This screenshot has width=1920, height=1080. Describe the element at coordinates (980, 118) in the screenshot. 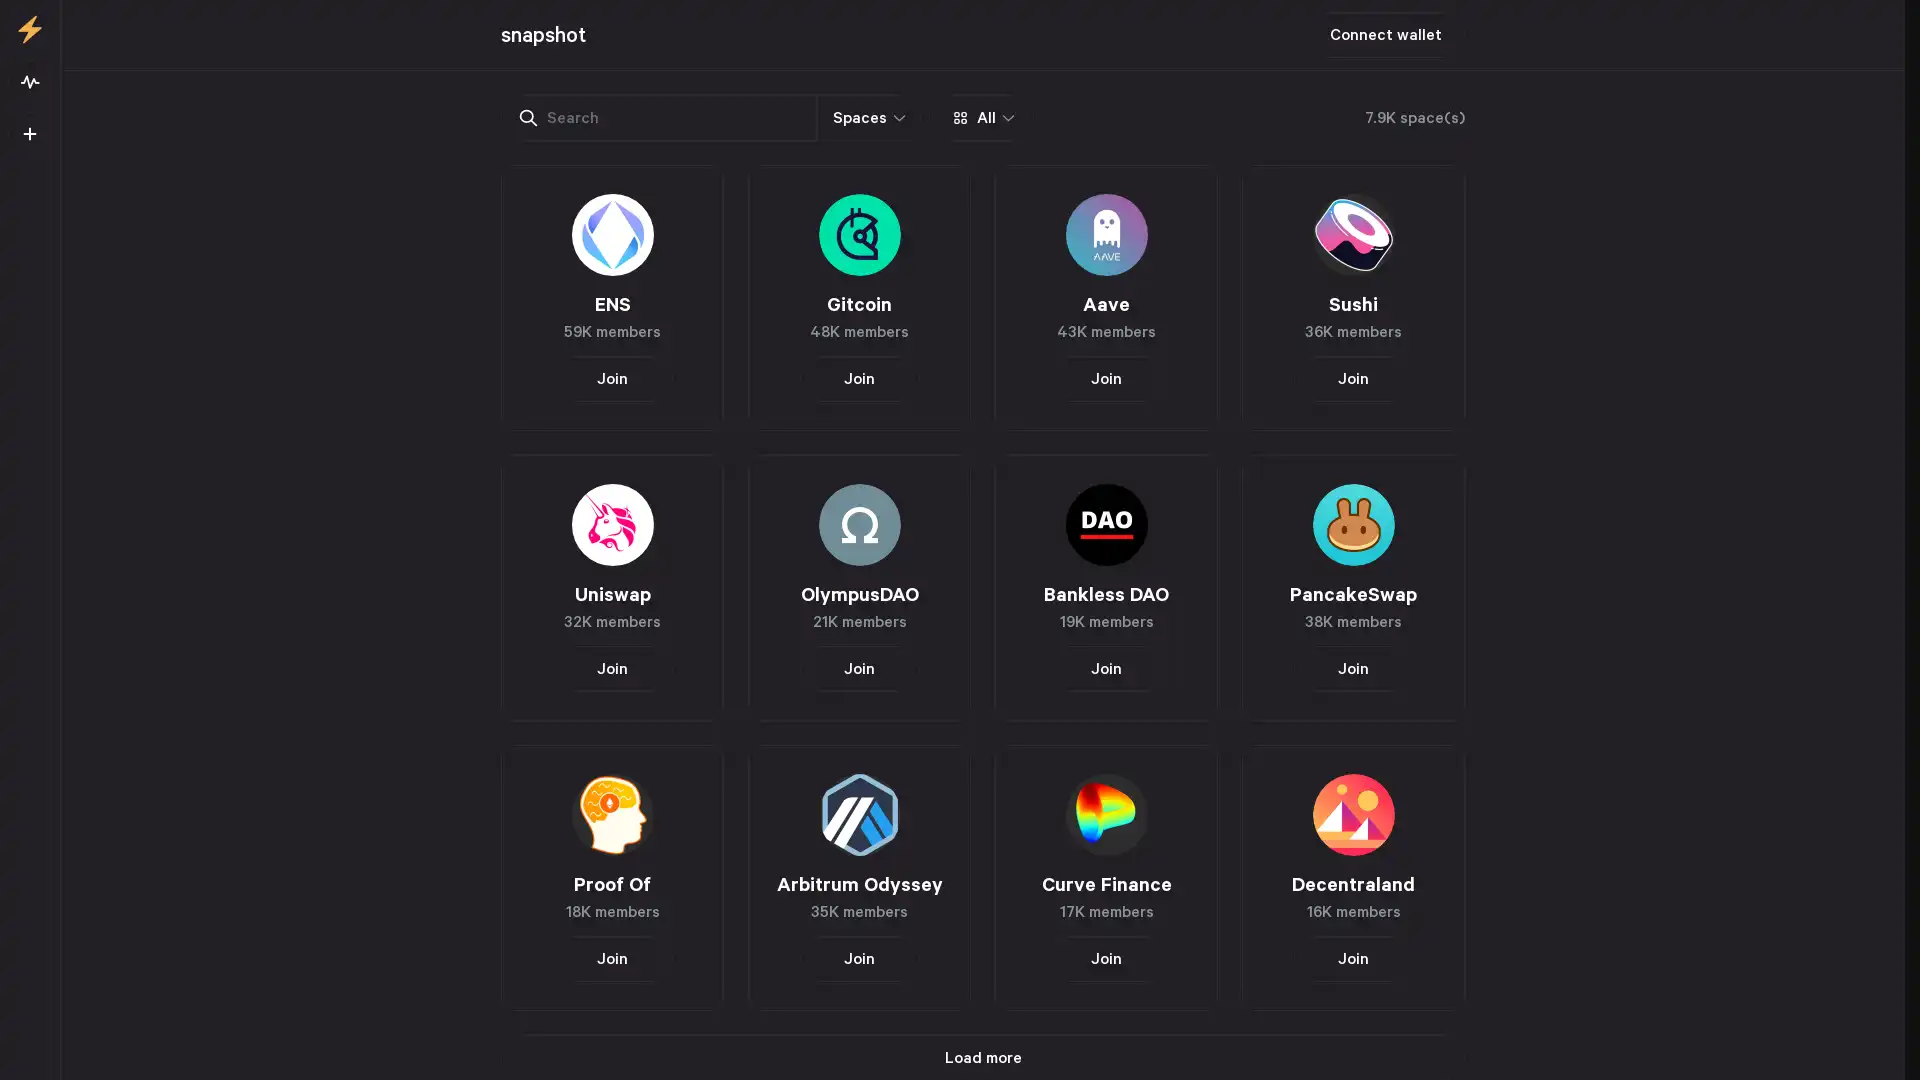

I see `All` at that location.